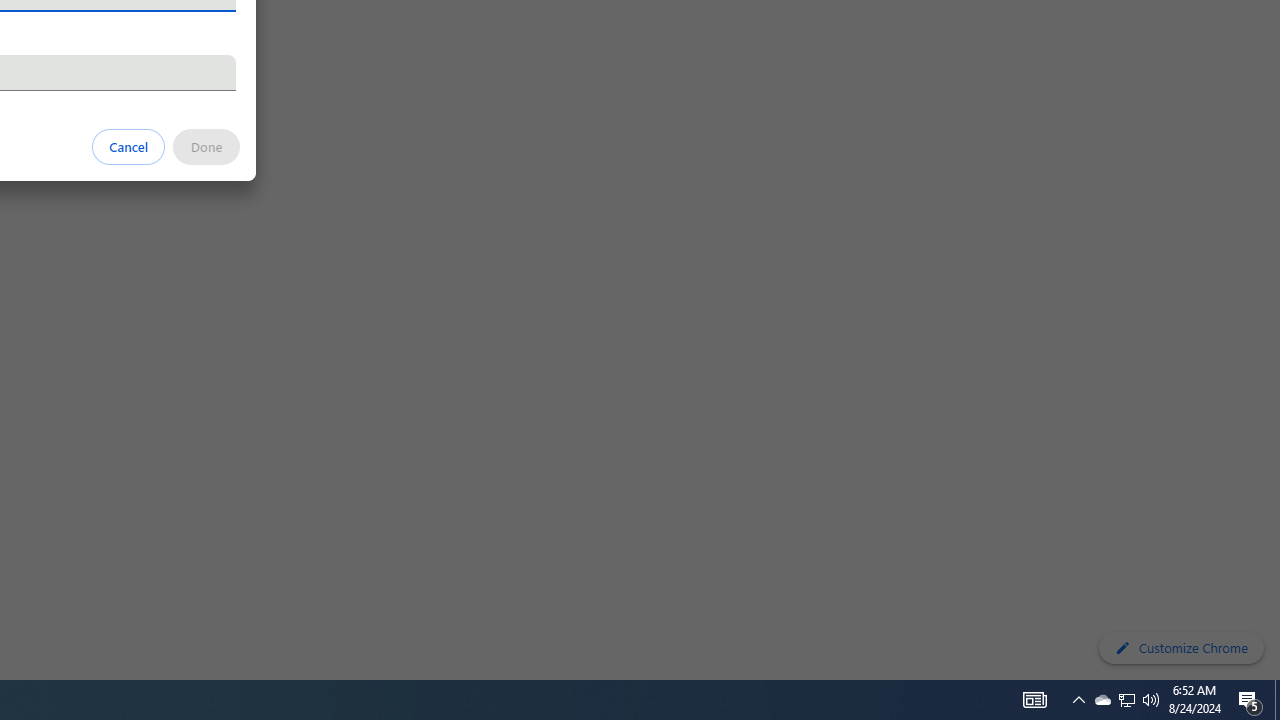 This screenshot has width=1280, height=720. Describe the element at coordinates (206, 145) in the screenshot. I see `'Done'` at that location.